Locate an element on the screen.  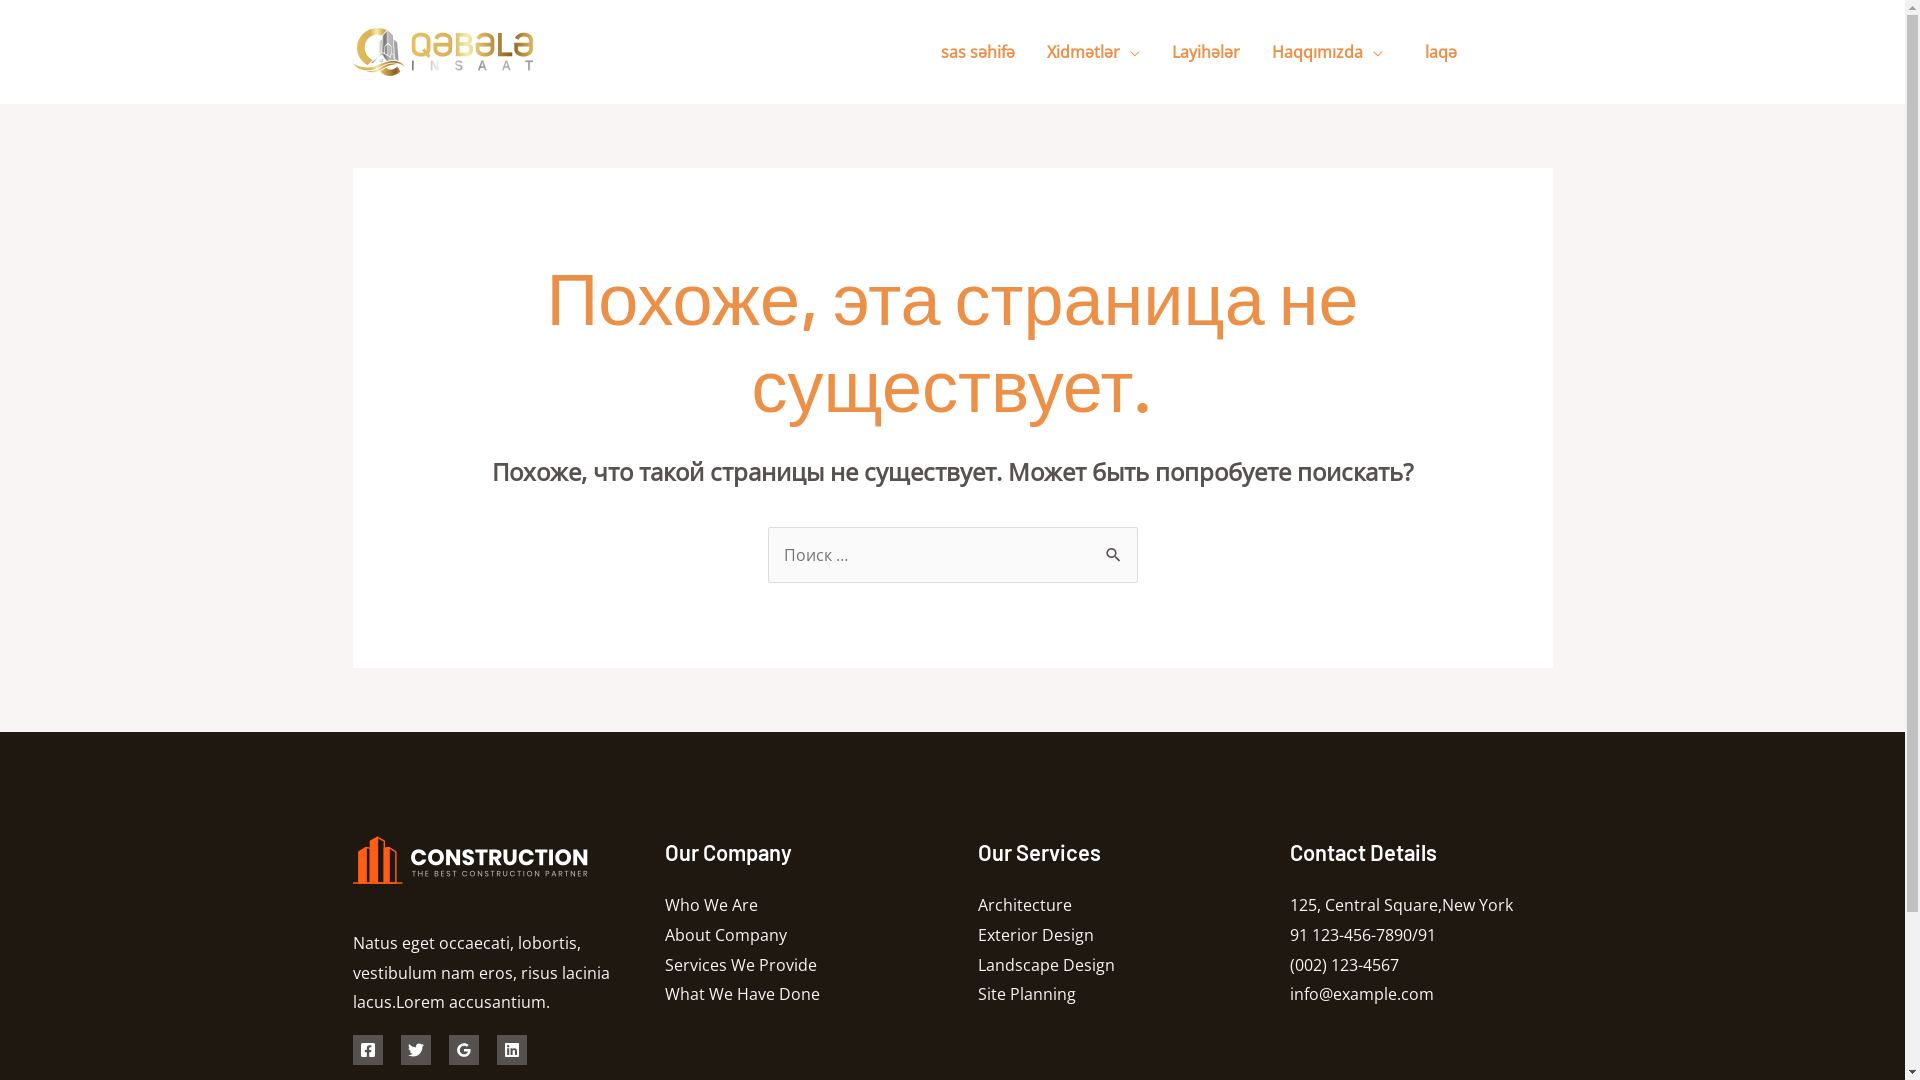
'What We Have Done' is located at coordinates (741, 994).